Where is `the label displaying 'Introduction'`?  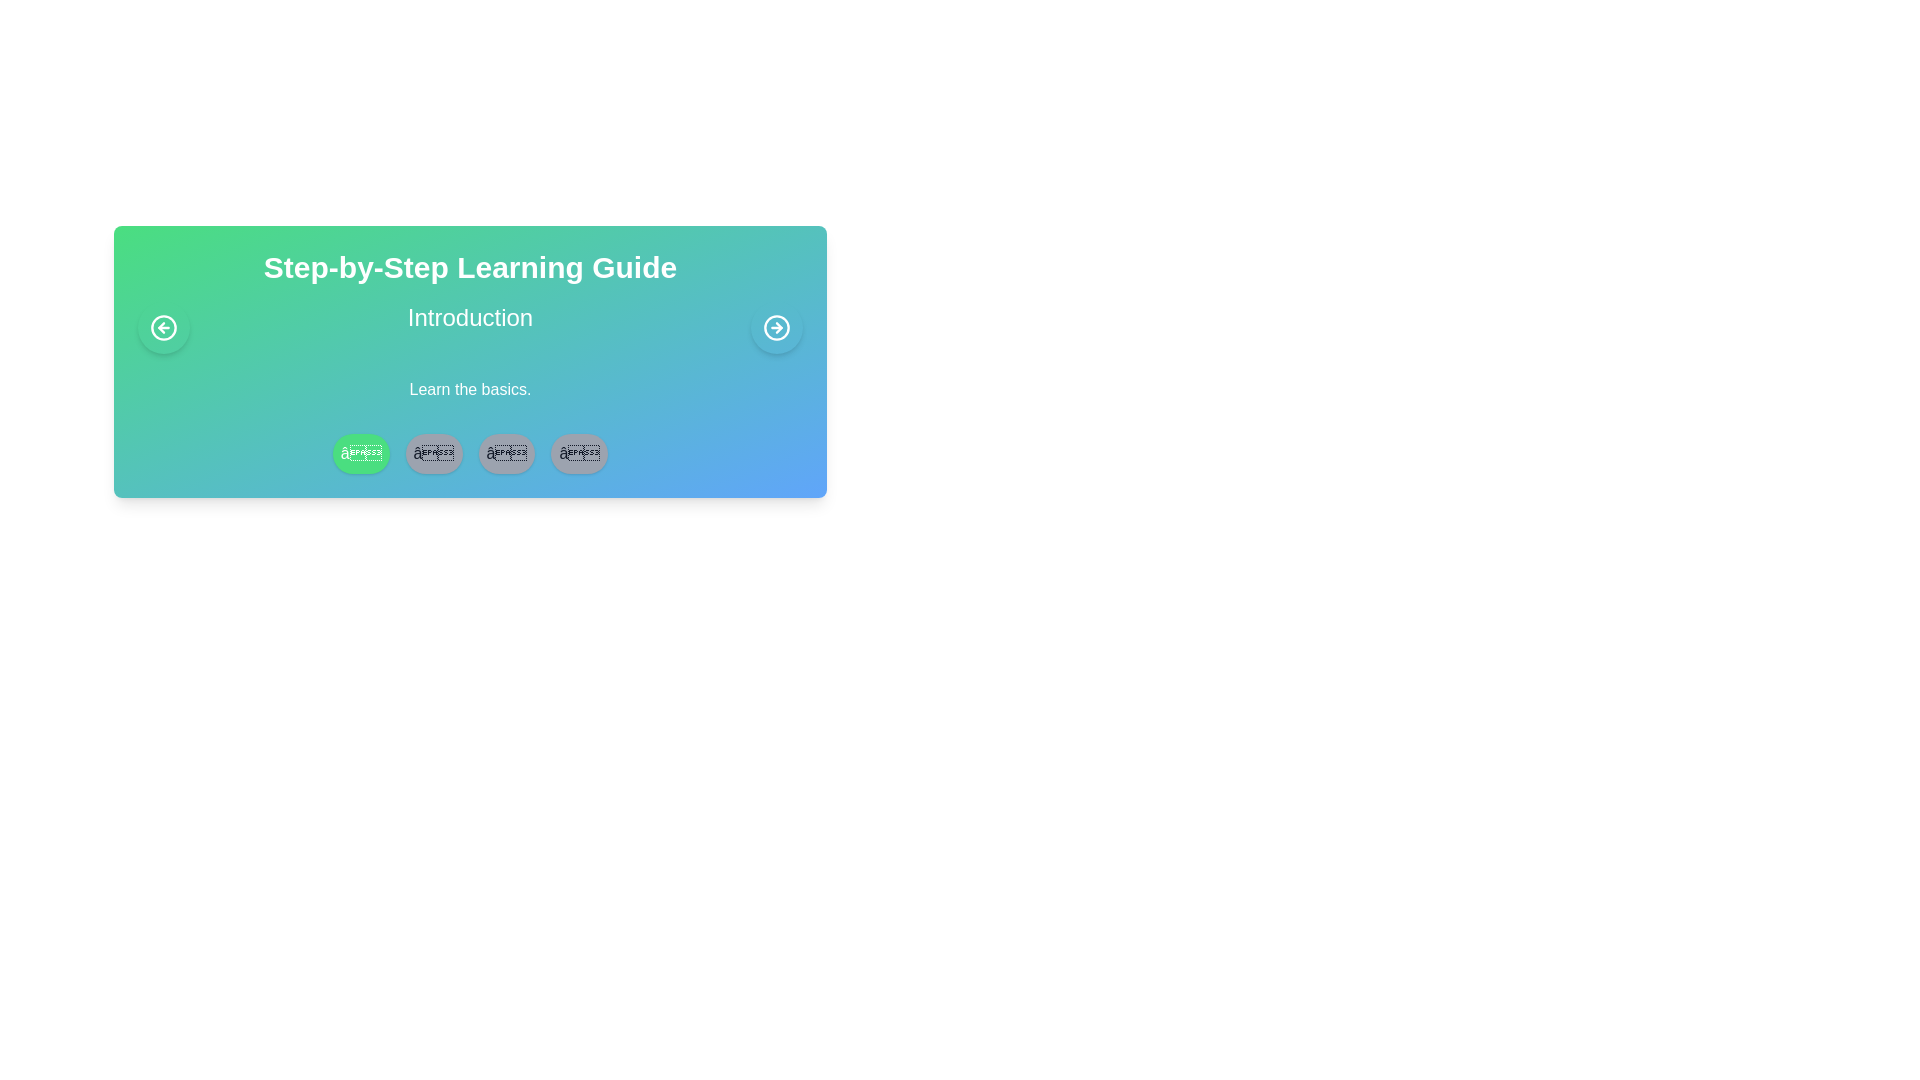
the label displaying 'Introduction' is located at coordinates (469, 326).